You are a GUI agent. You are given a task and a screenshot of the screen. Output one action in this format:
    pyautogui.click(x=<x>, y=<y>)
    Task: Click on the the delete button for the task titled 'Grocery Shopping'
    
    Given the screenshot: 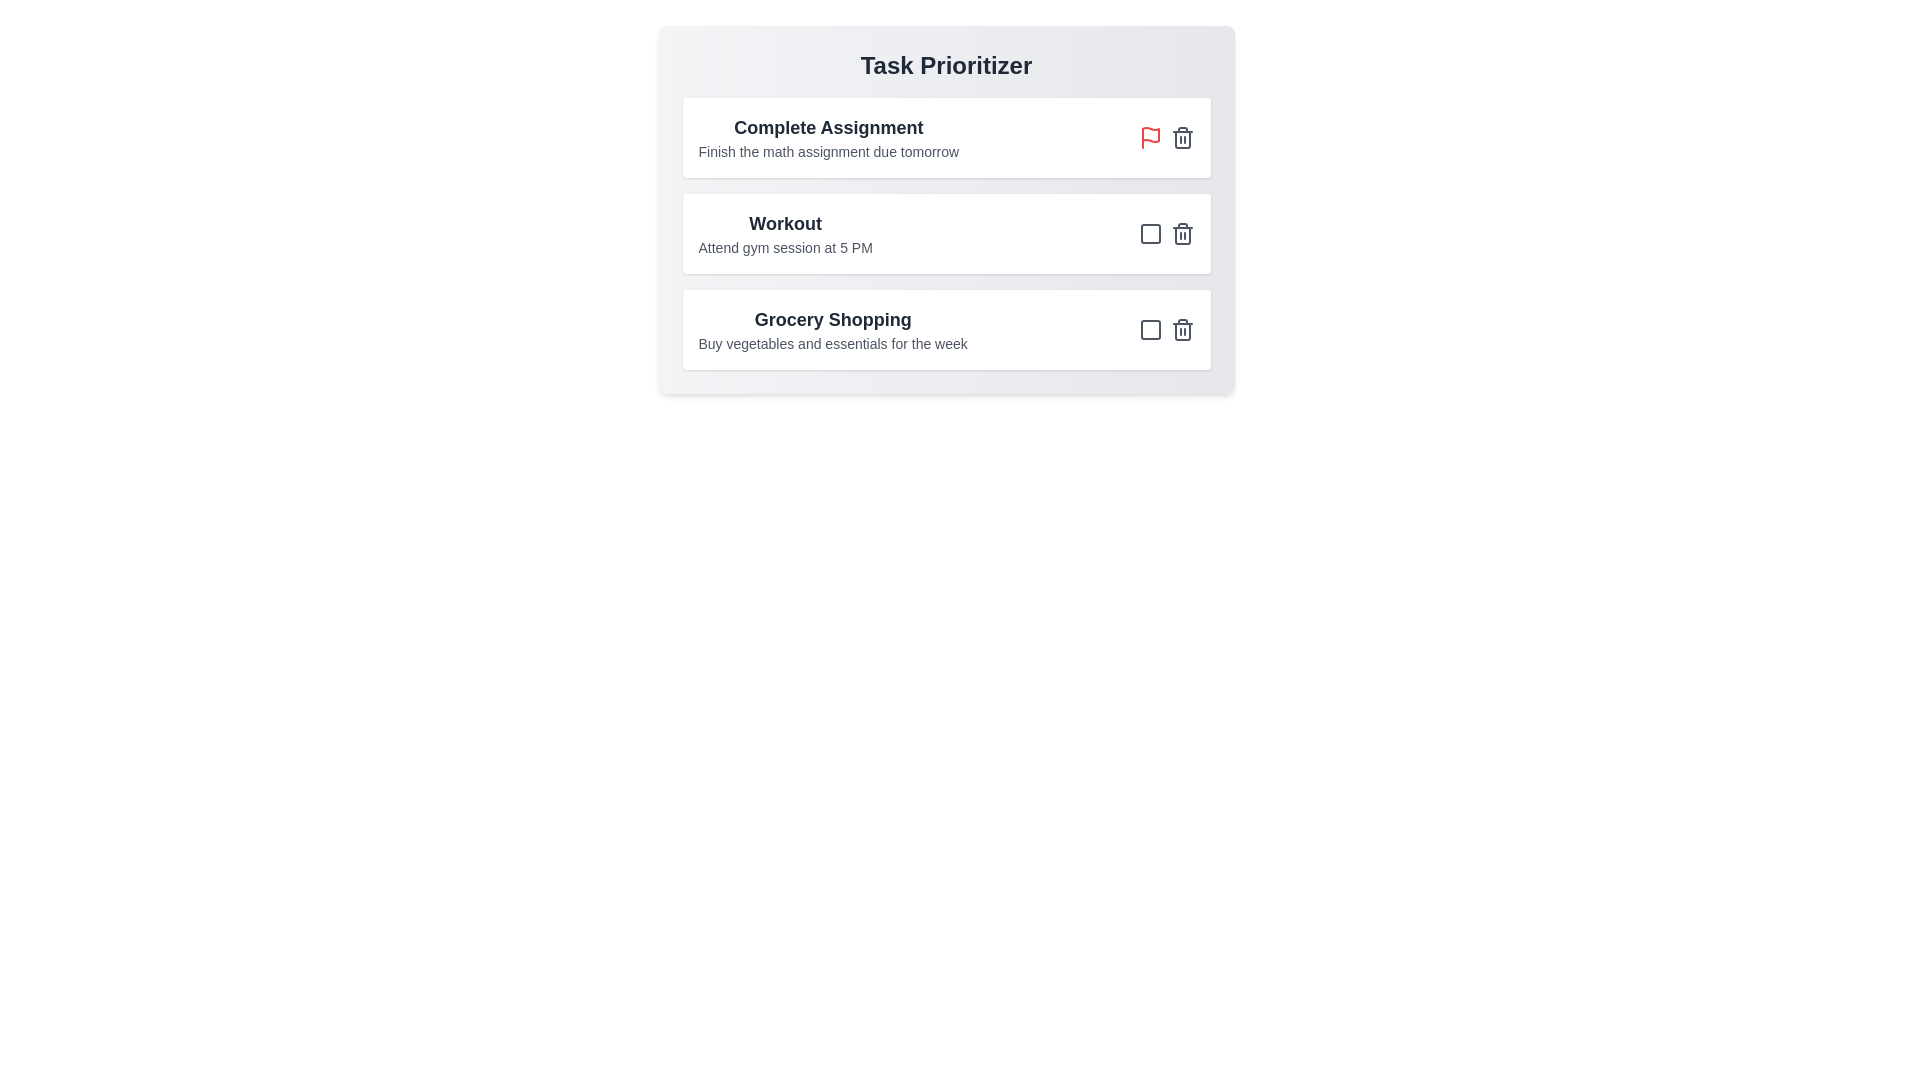 What is the action you would take?
    pyautogui.click(x=1182, y=329)
    